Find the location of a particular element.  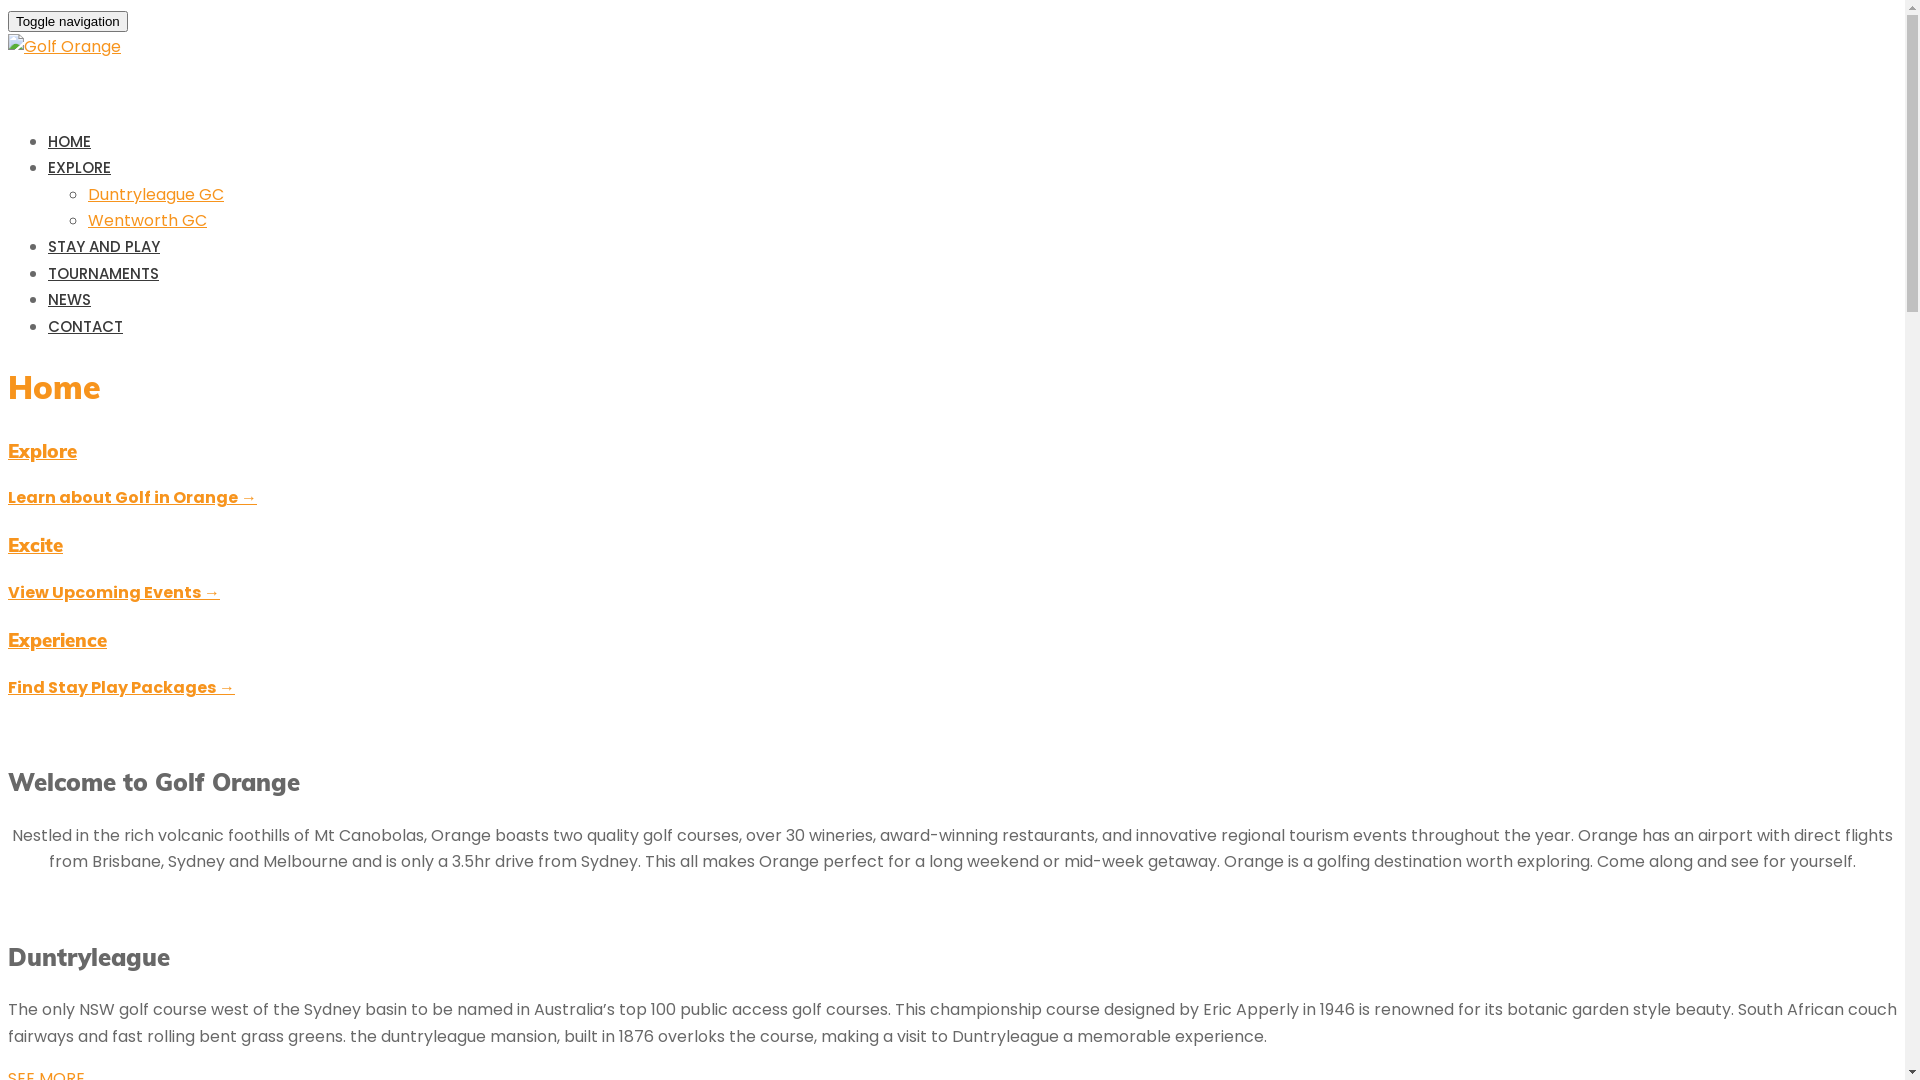

'HOME' is located at coordinates (69, 140).